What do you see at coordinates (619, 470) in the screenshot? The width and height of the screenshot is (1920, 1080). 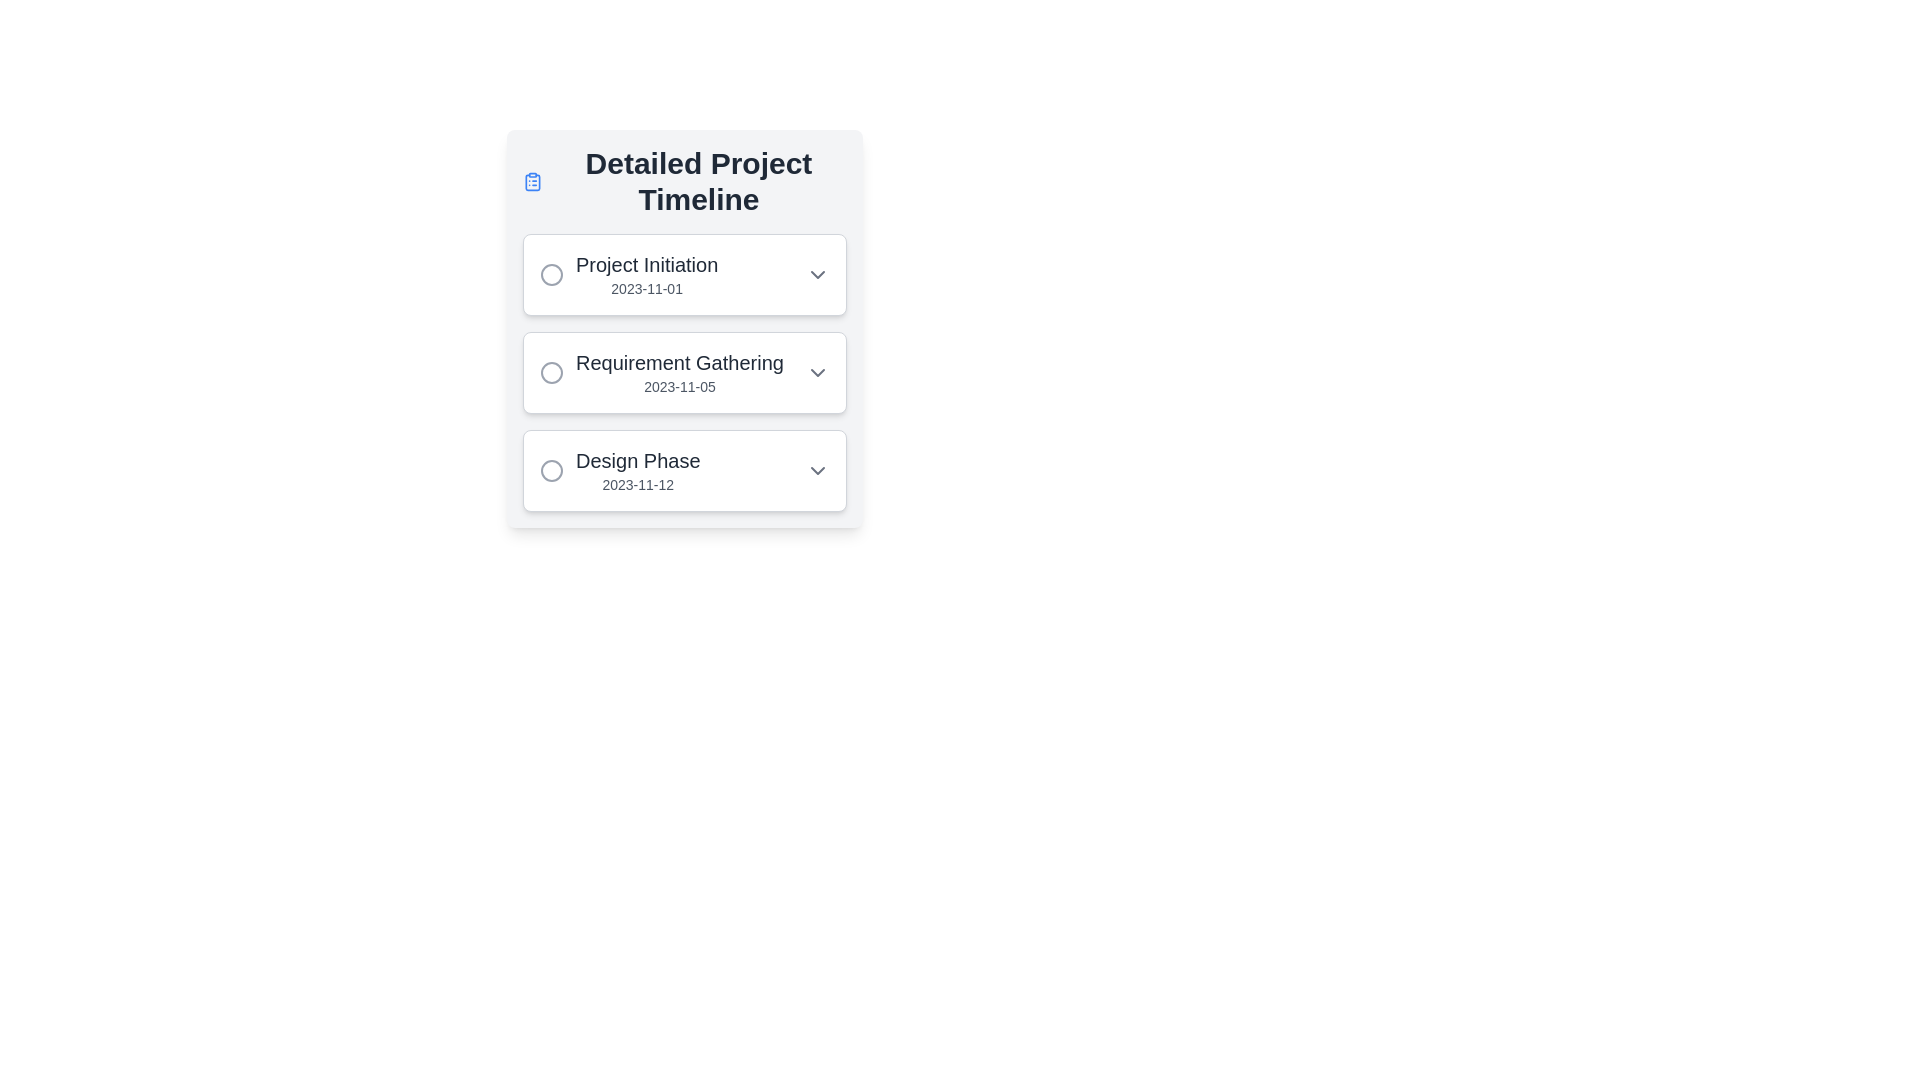 I see `the 'Design Phase' list item` at bounding box center [619, 470].